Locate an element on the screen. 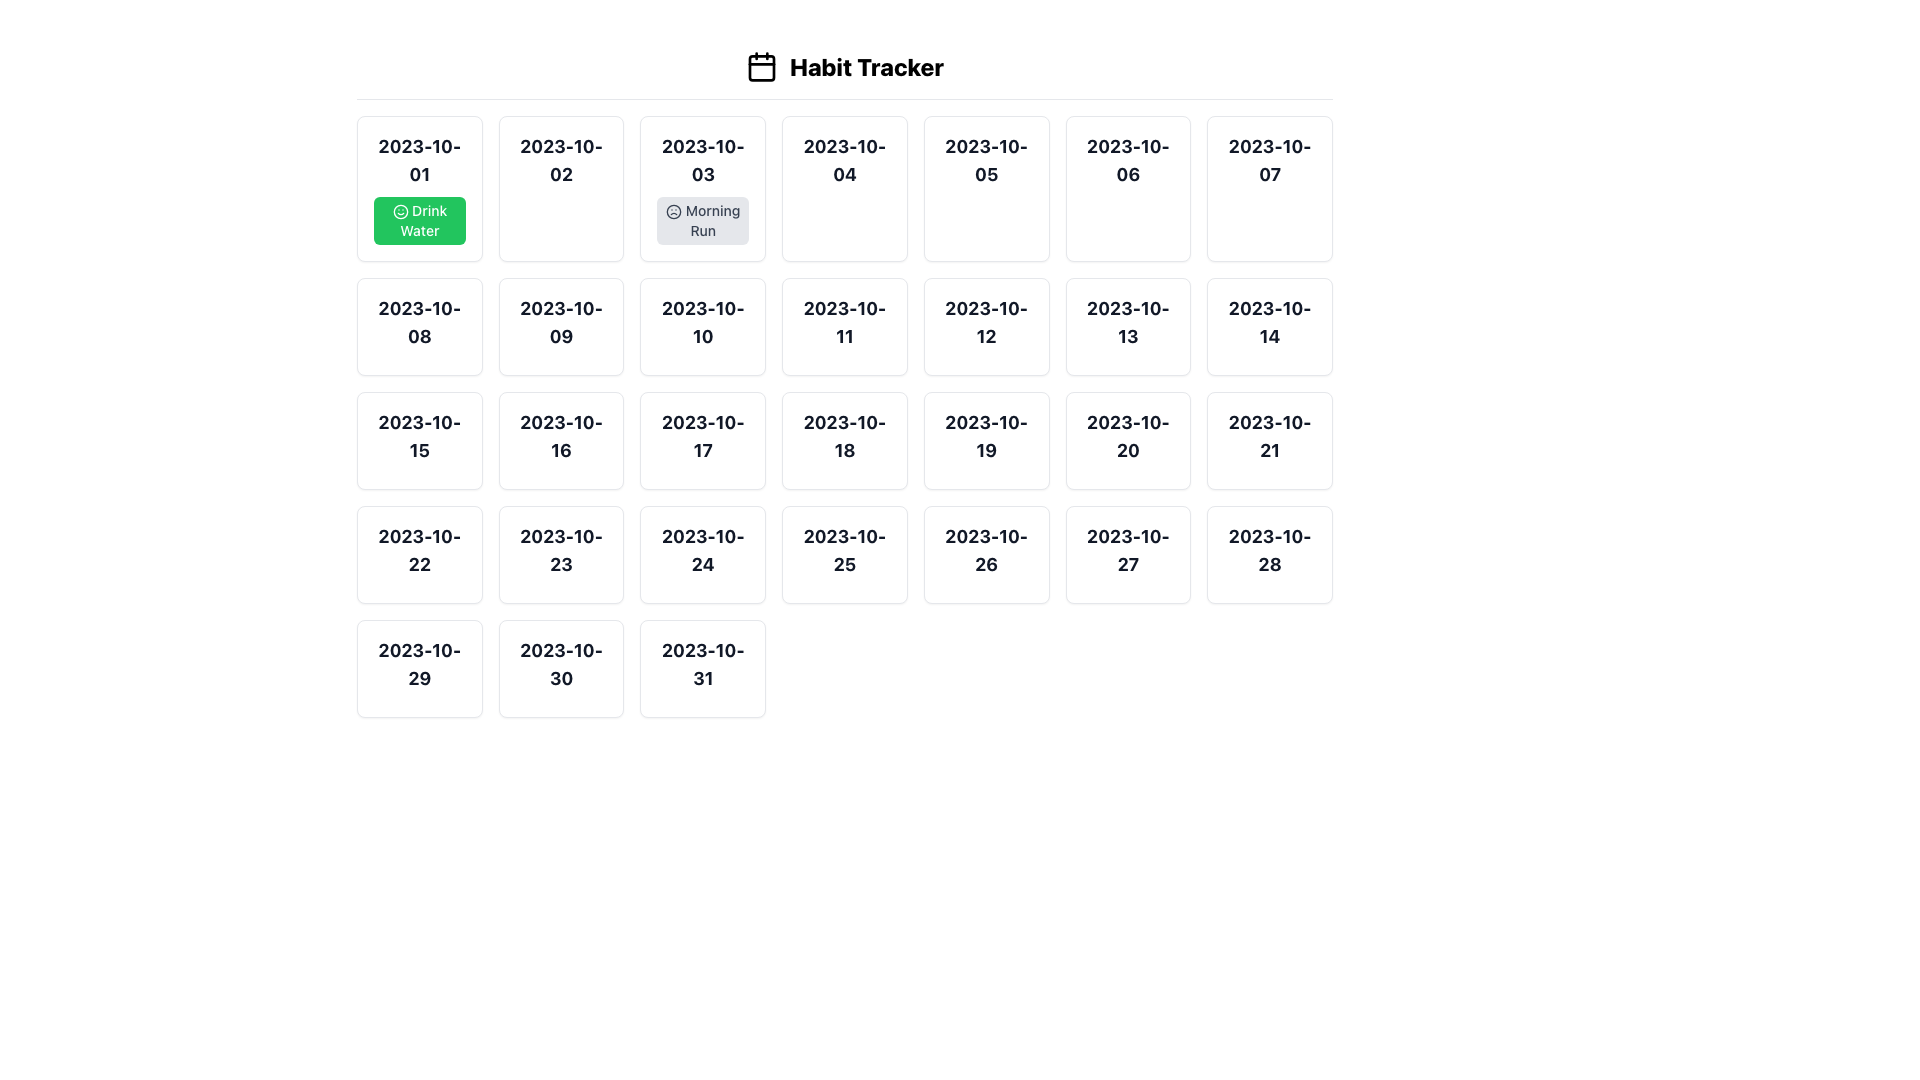 The height and width of the screenshot is (1080, 1920). the static text element displaying the date '2023-10-10' located in the third row and third column of the calendar layout is located at coordinates (703, 322).